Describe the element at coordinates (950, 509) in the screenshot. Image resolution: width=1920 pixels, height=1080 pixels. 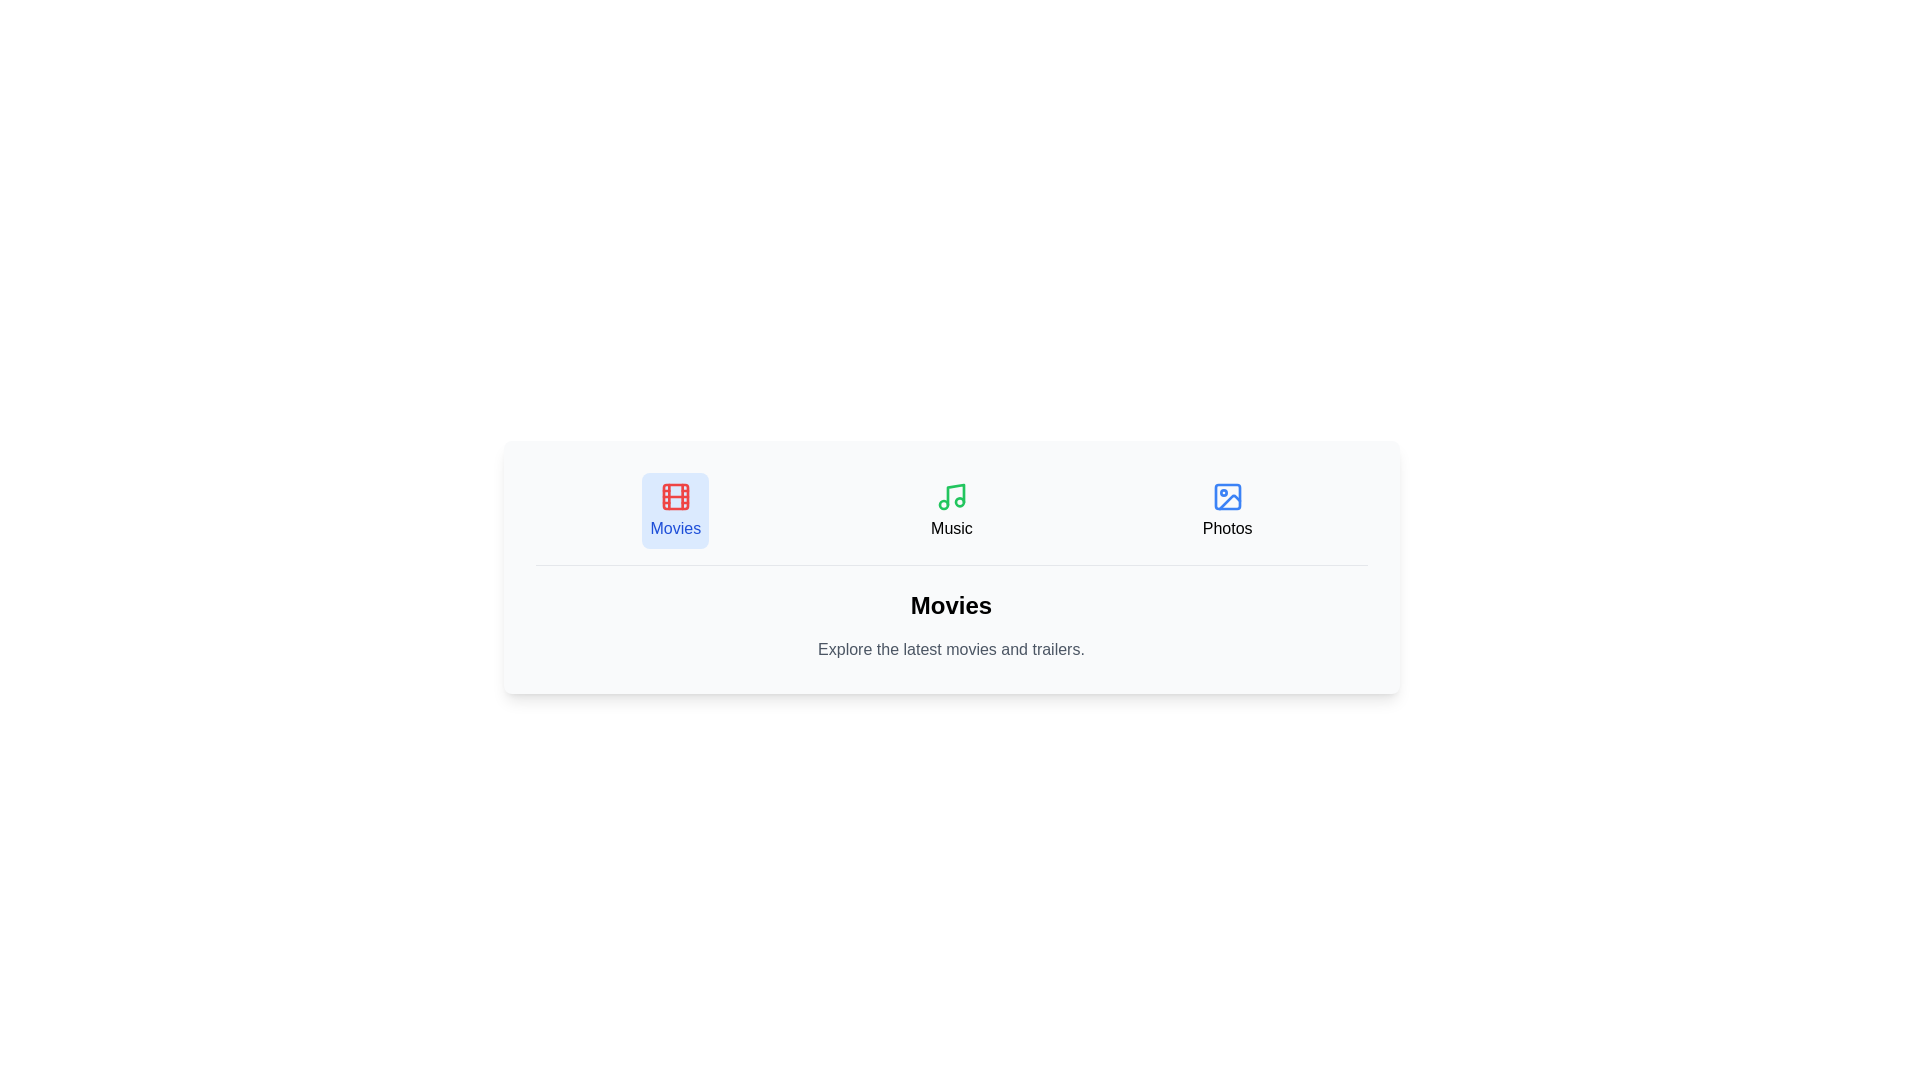
I see `the tab labeled Music to switch the content` at that location.